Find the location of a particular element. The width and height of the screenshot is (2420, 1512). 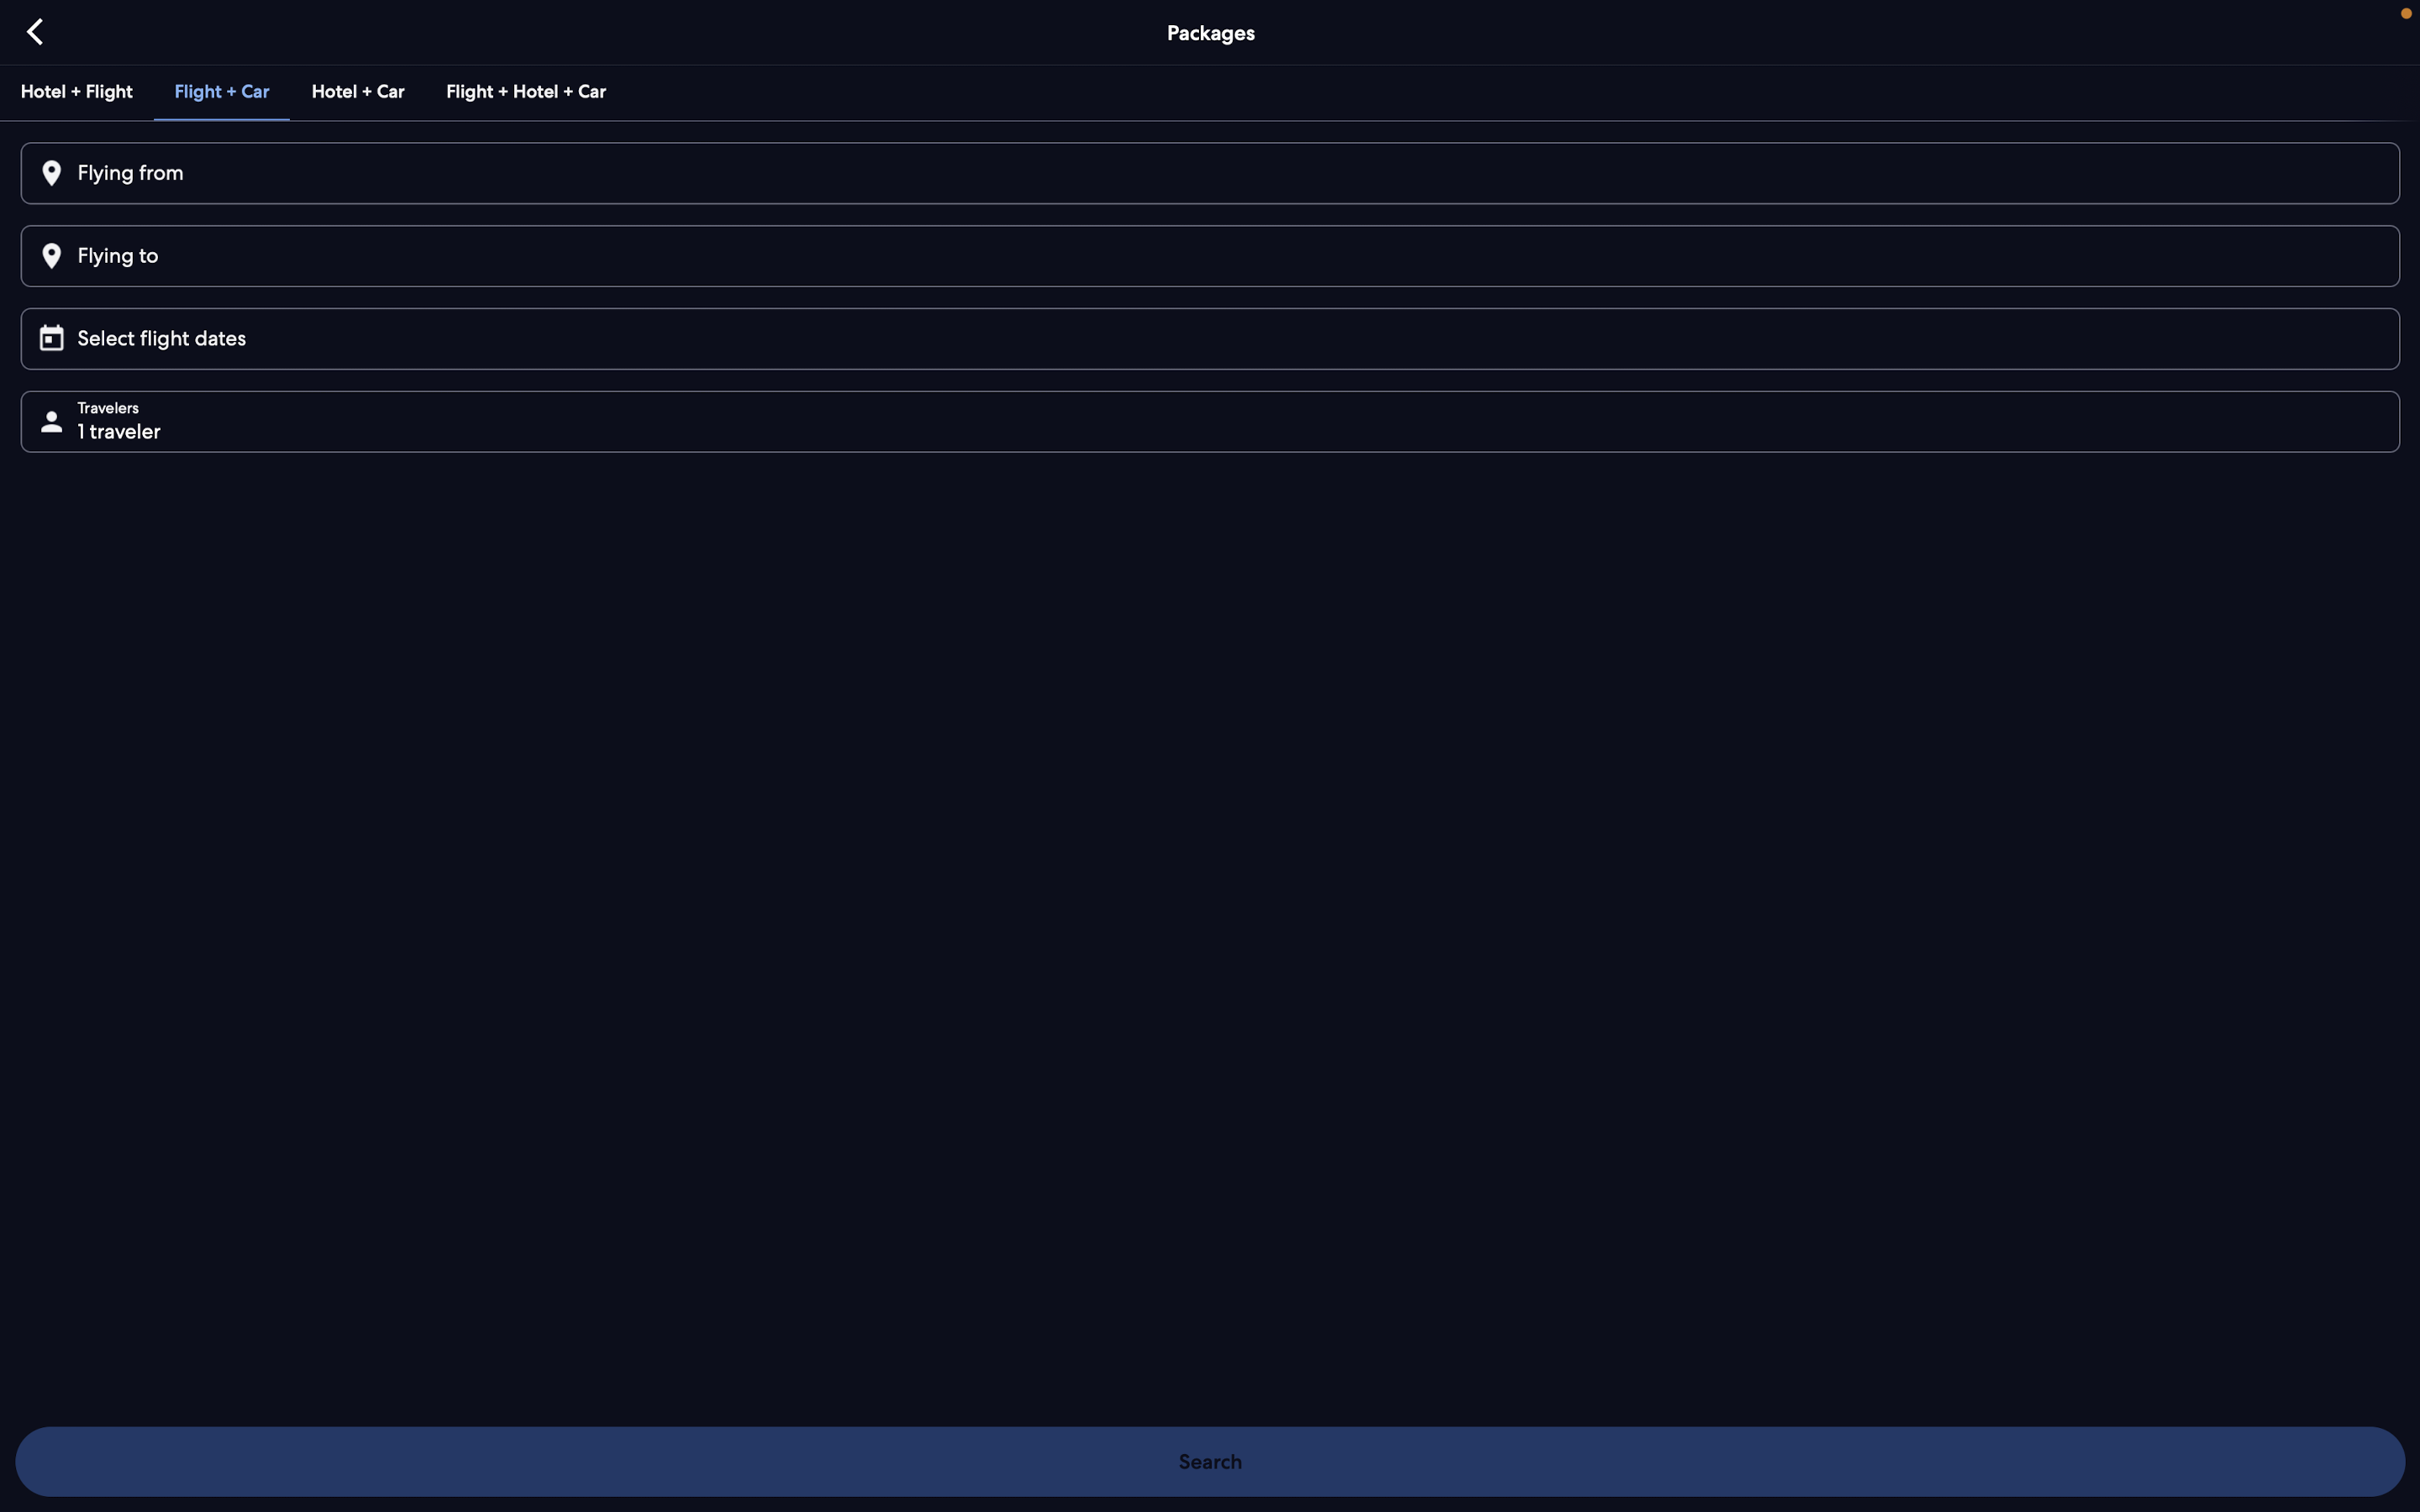

Key in "Paris" in the "to" field and press enter is located at coordinates (1207, 255).